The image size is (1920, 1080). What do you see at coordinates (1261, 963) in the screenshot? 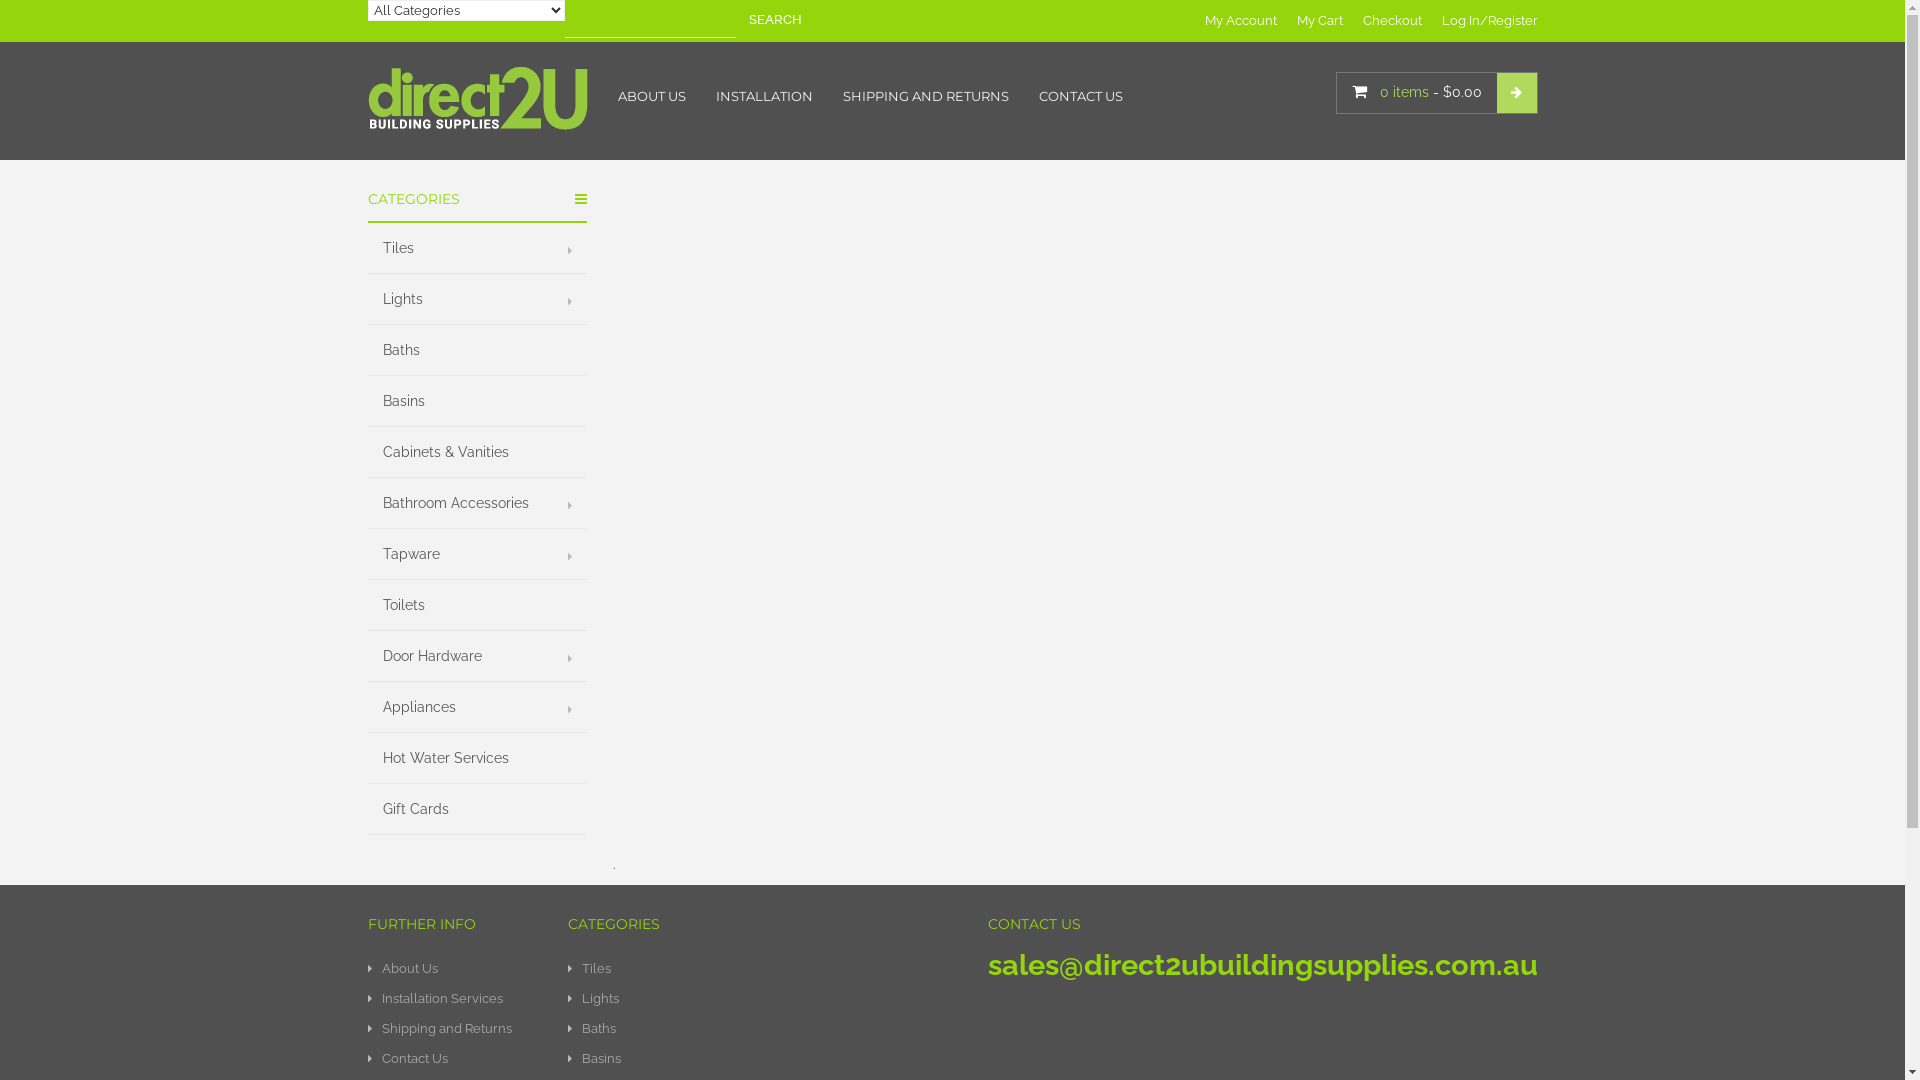
I see `'sales@direct2ubuildingsupplies.com.au'` at bounding box center [1261, 963].